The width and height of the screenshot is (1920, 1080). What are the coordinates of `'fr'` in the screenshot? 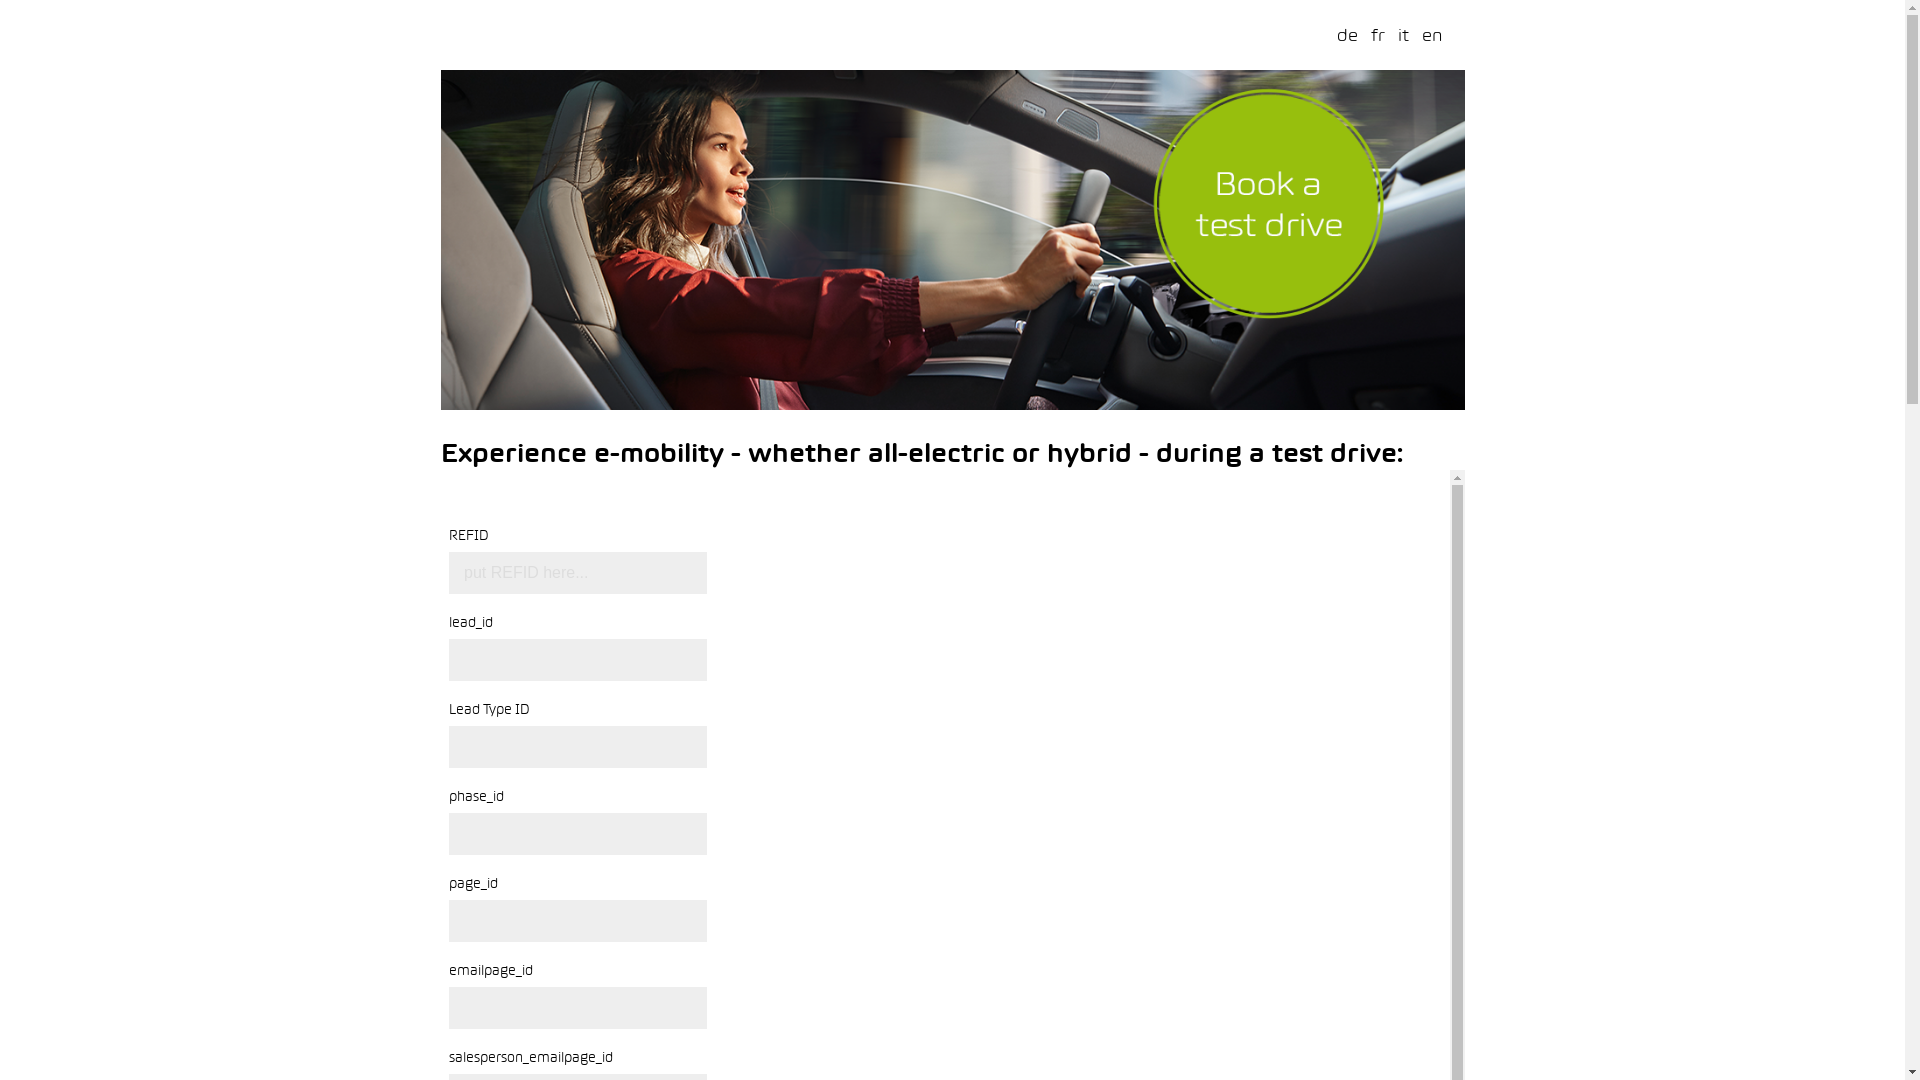 It's located at (1376, 34).